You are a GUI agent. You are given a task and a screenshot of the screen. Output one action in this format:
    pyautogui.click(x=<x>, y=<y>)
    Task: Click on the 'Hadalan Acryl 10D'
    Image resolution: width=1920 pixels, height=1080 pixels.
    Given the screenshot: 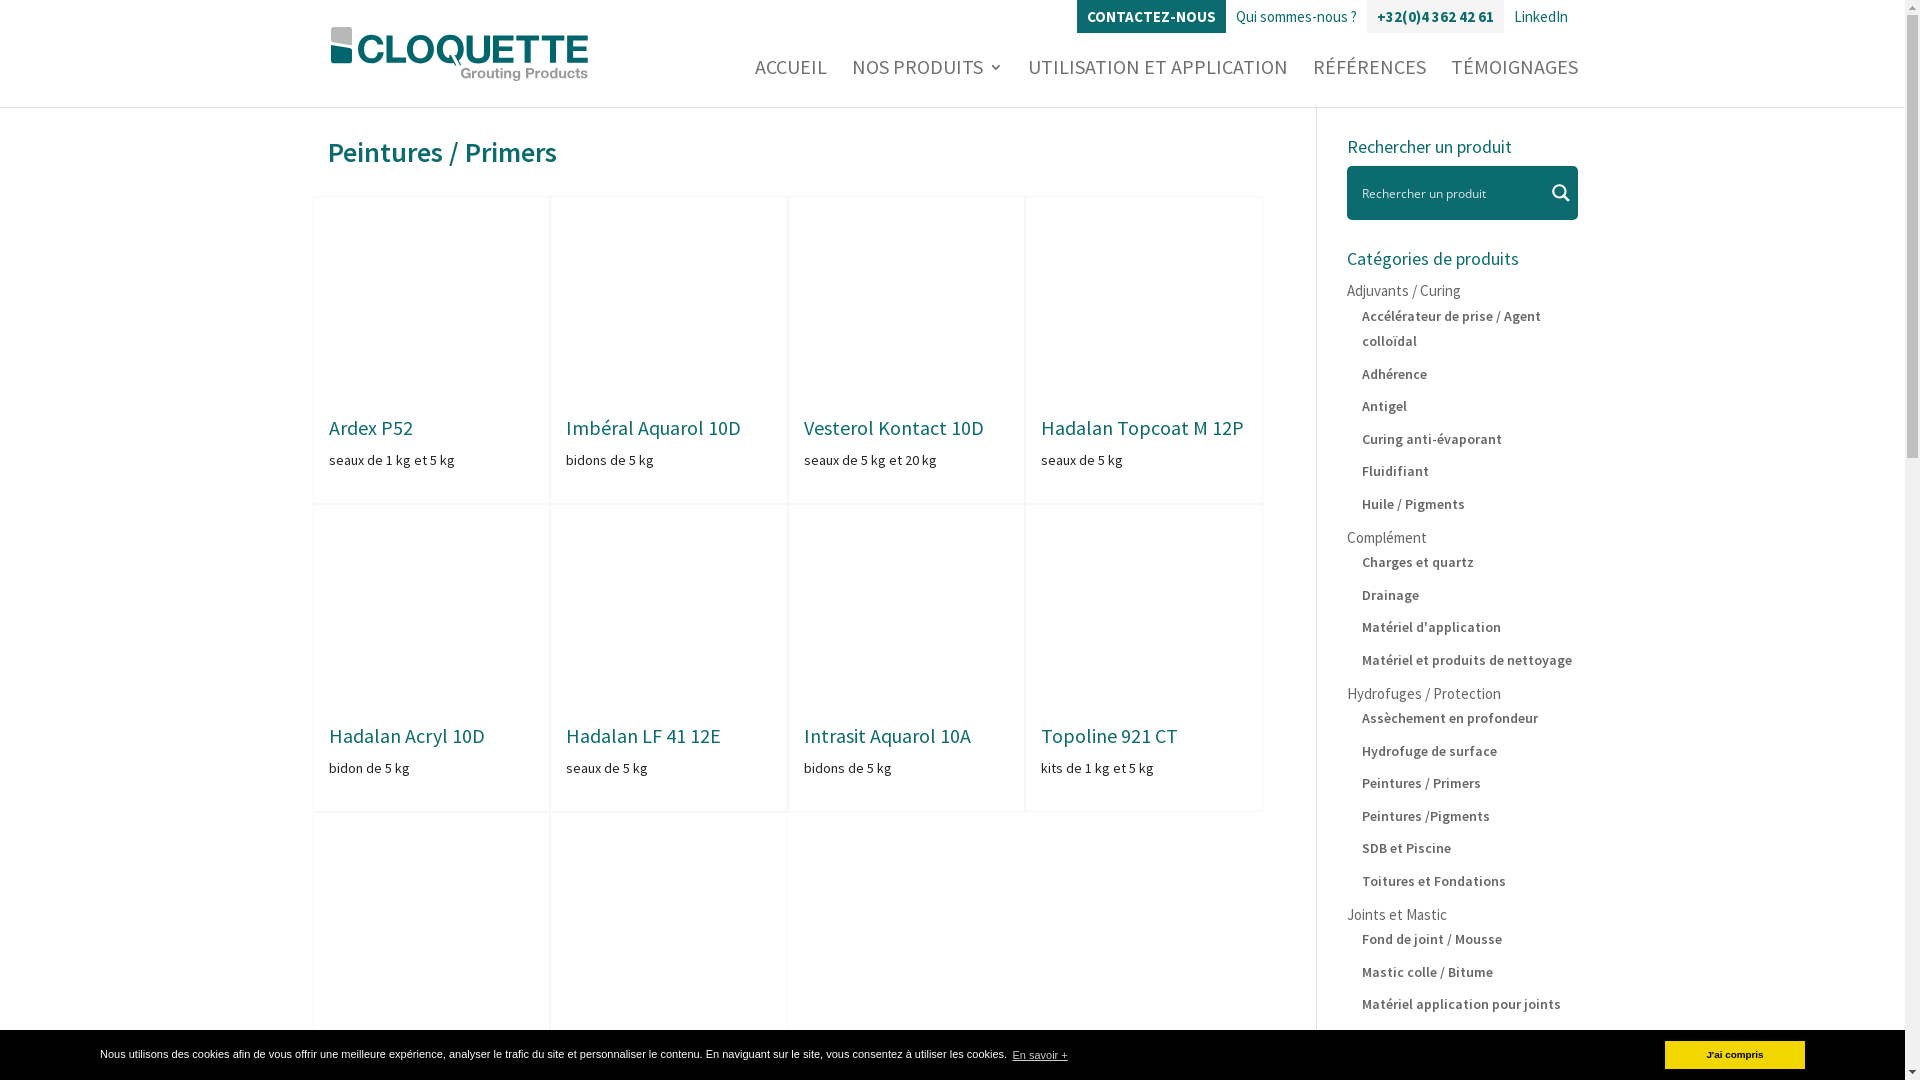 What is the action you would take?
    pyautogui.click(x=405, y=735)
    